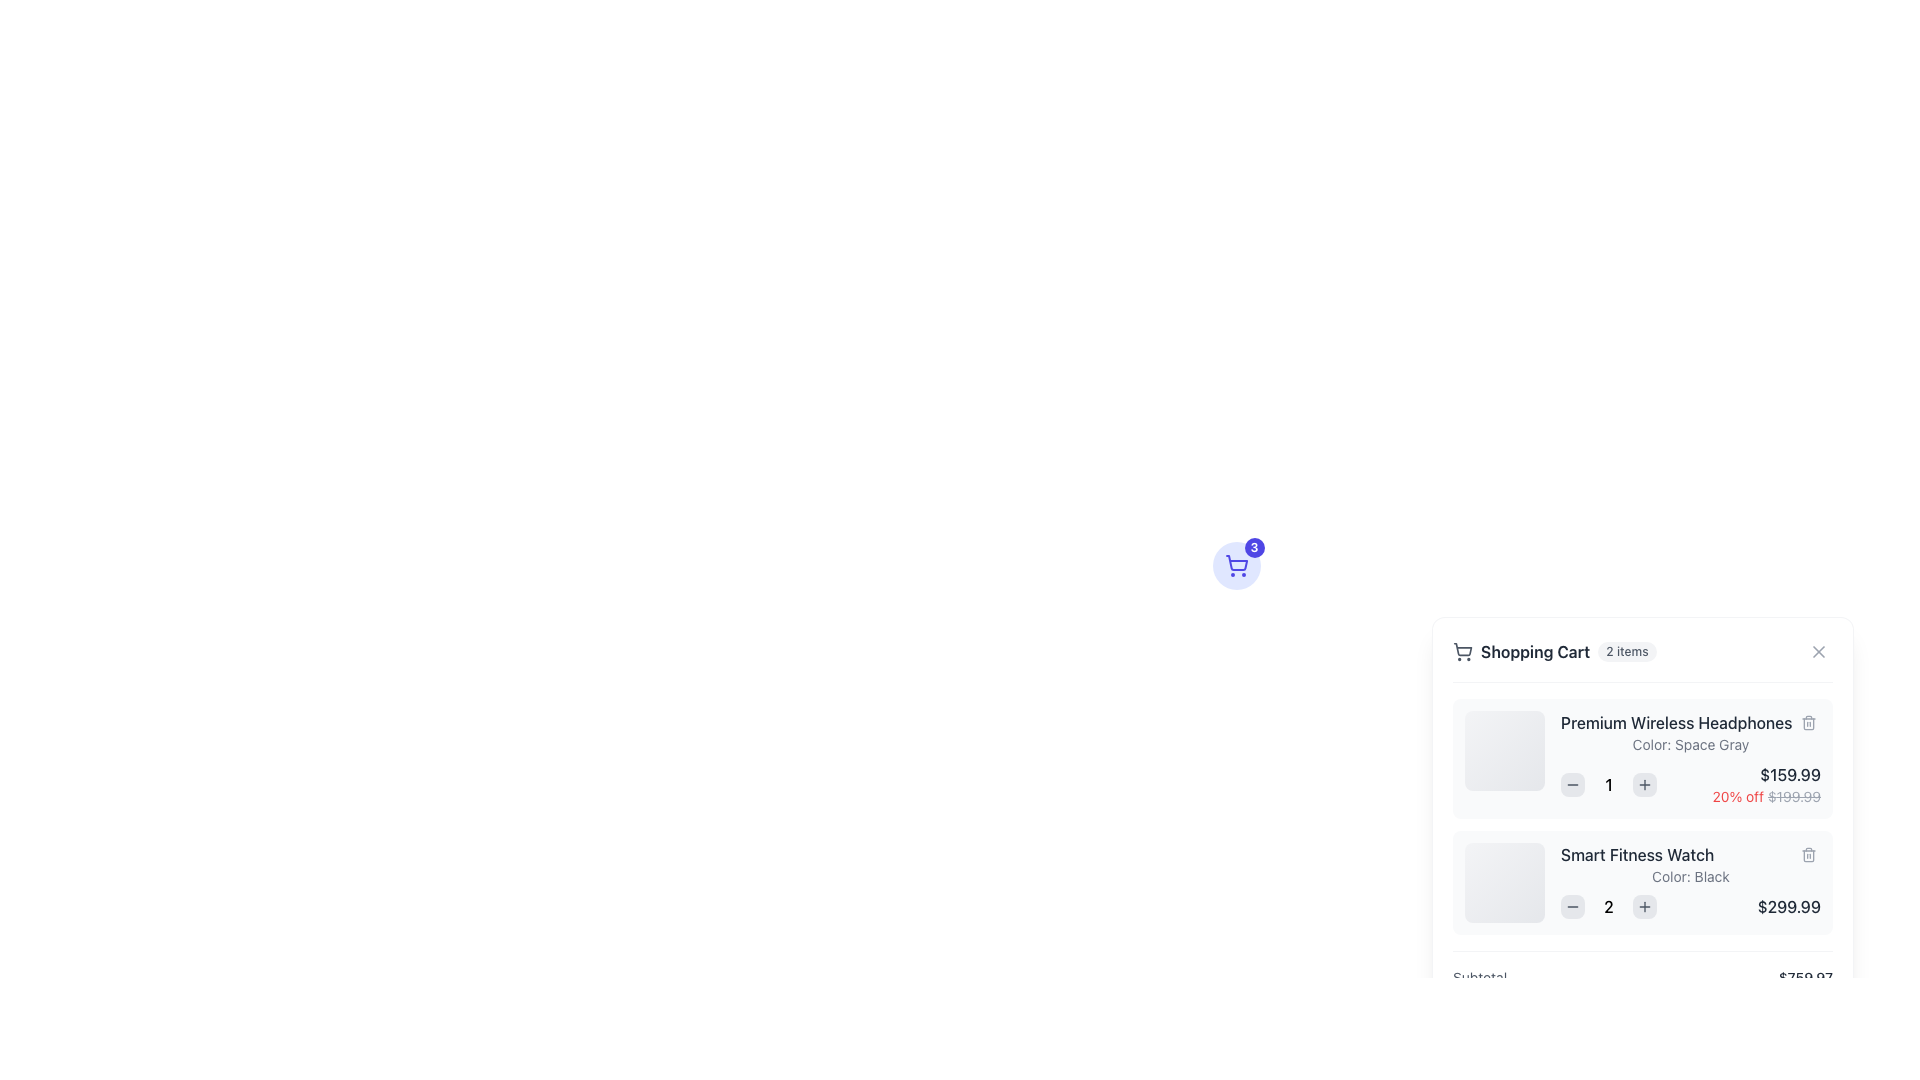 The image size is (1920, 1080). Describe the element at coordinates (1645, 784) in the screenshot. I see `the button that increases the quantity of the 'Premium Wireless Headphones' in the shopping cart` at that location.